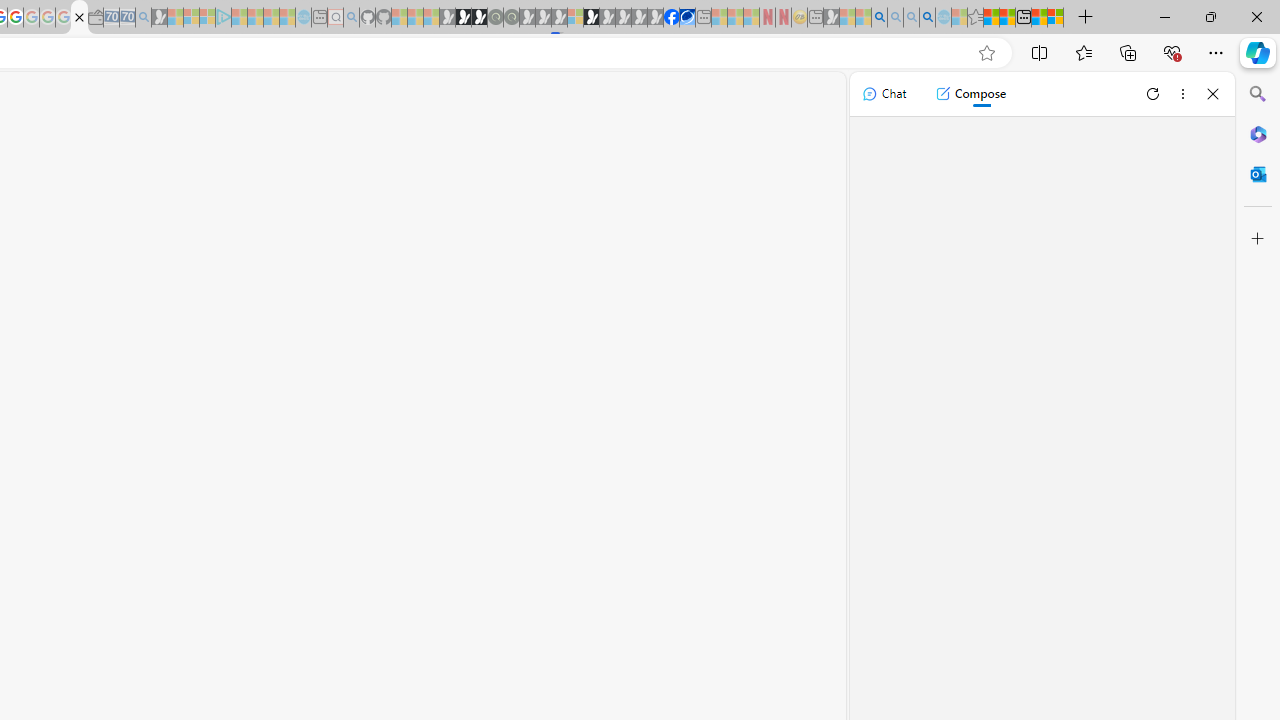 This screenshot has width=1280, height=720. Describe the element at coordinates (970, 93) in the screenshot. I see `'Compose'` at that location.